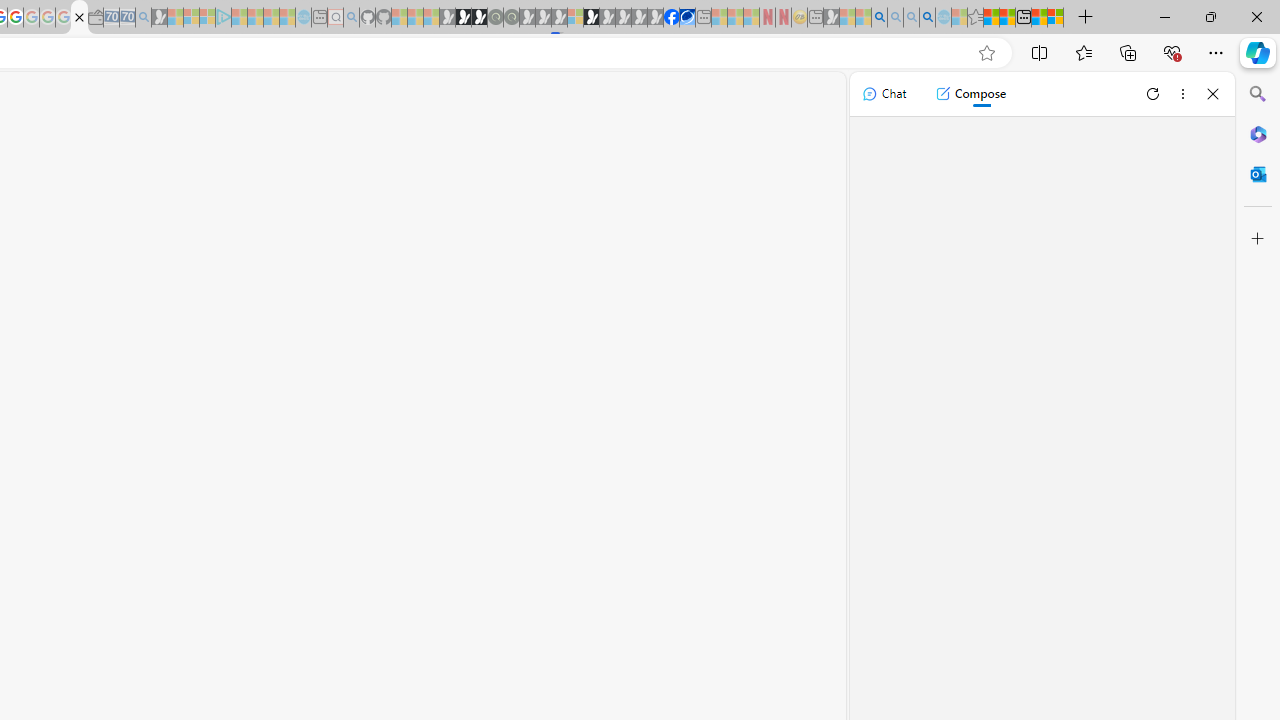 This screenshot has width=1280, height=720. Describe the element at coordinates (970, 93) in the screenshot. I see `'Compose'` at that location.